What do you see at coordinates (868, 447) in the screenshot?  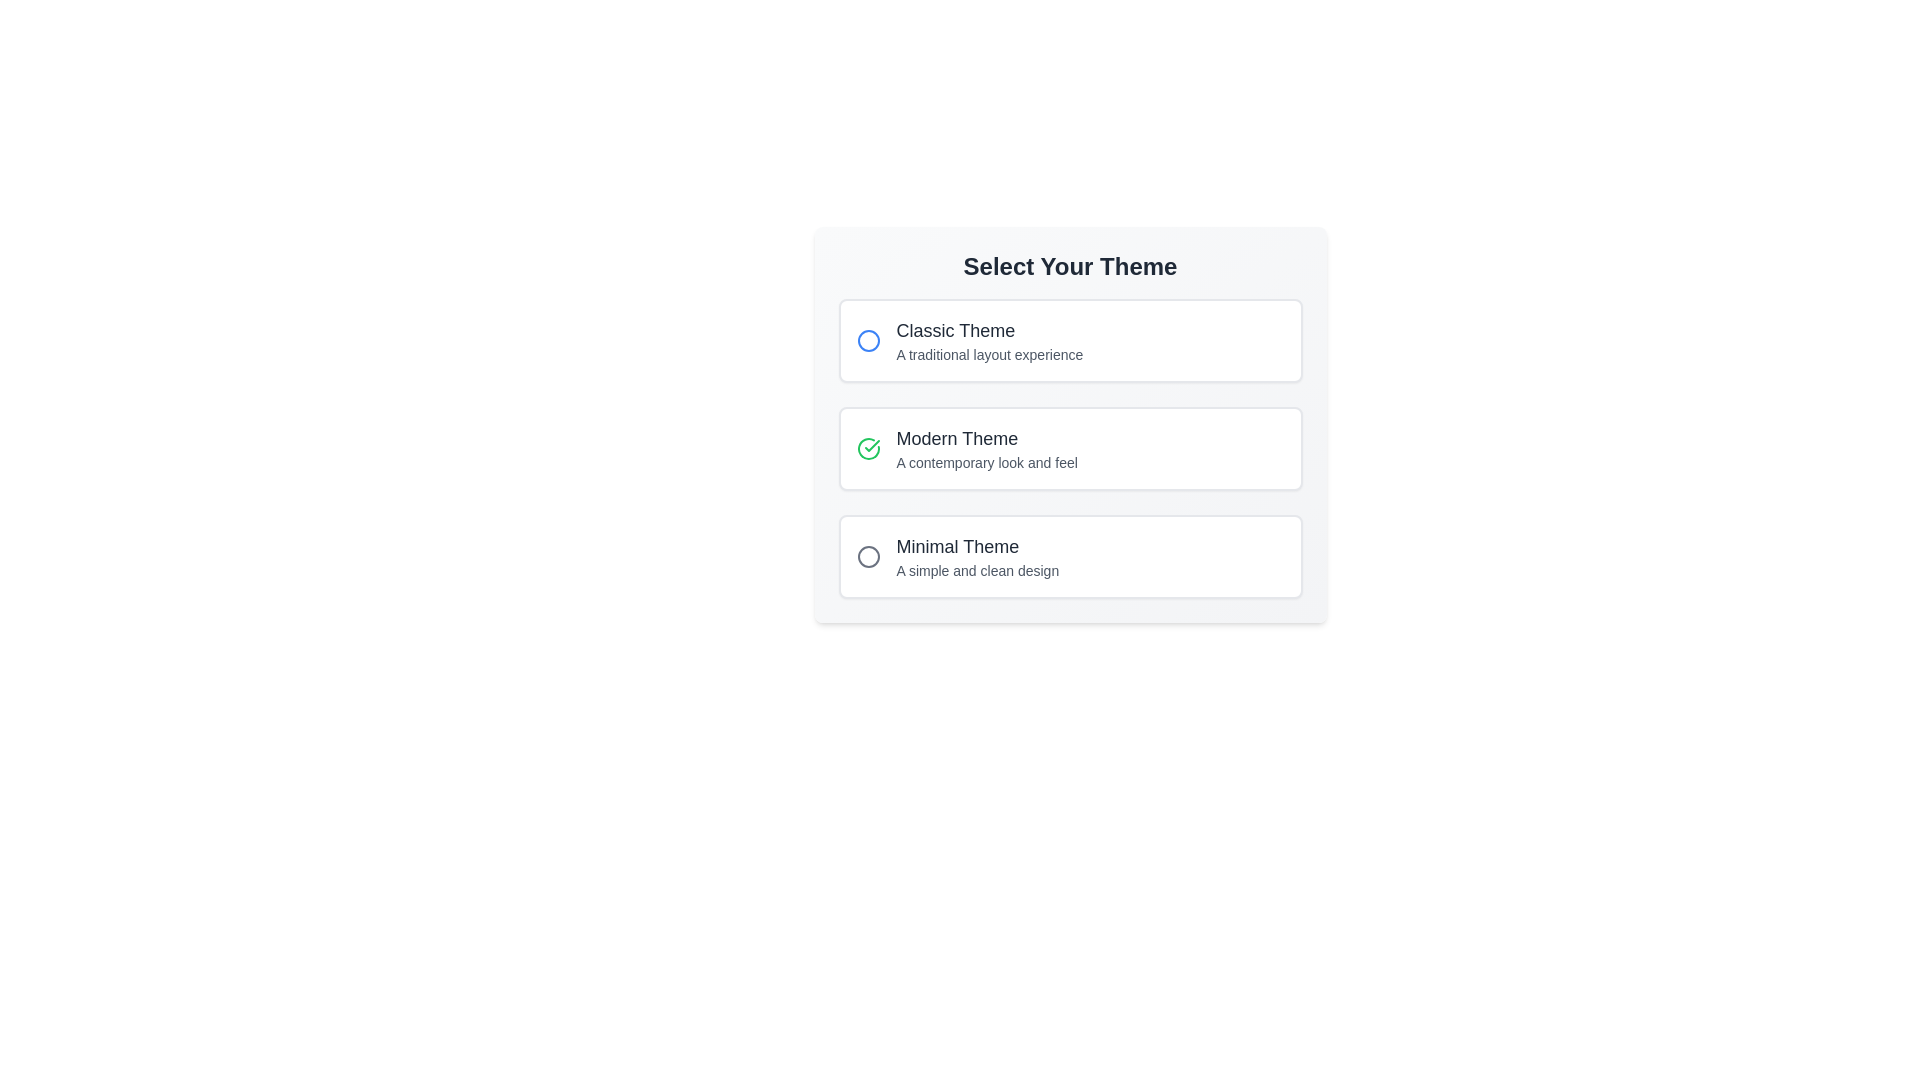 I see `the circular green checkmark icon indicating selection next to the 'Modern Theme' text` at bounding box center [868, 447].